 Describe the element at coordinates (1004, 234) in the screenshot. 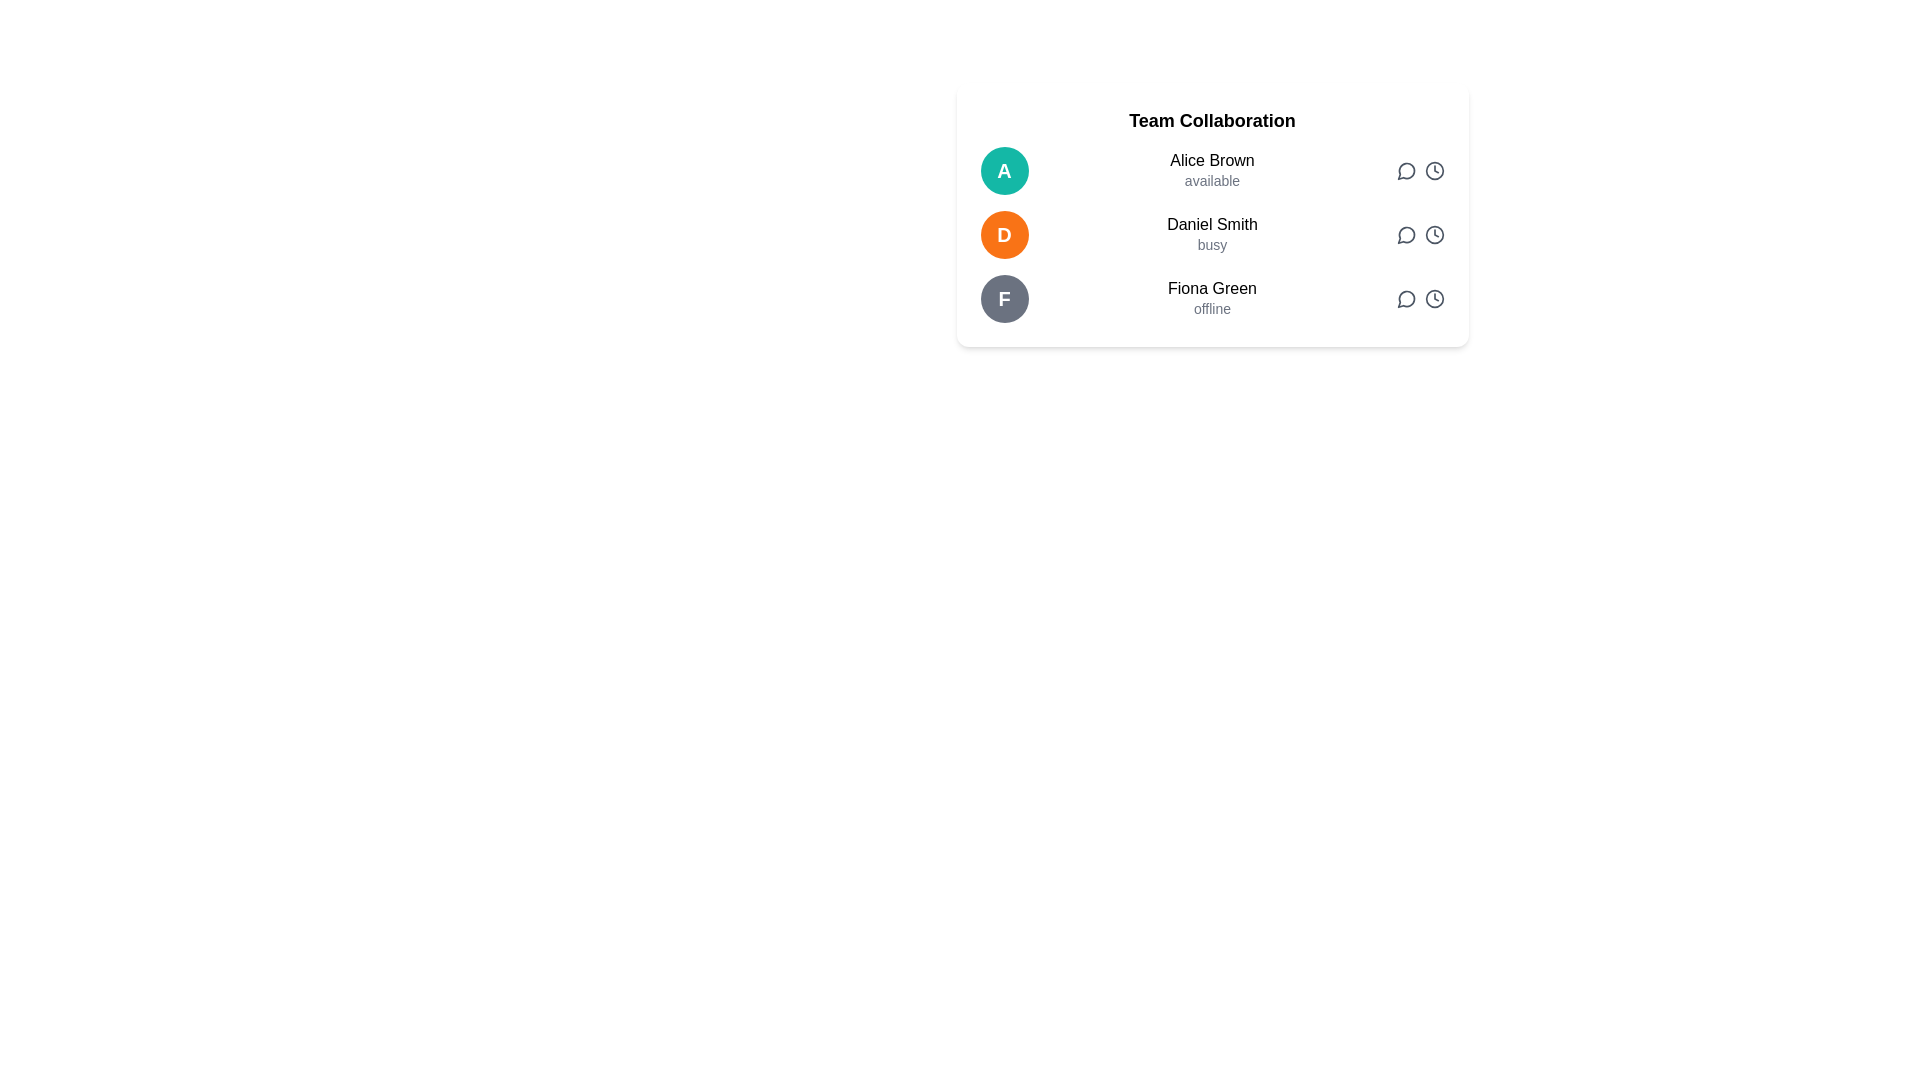

I see `the circular badge with an orange background containing a white capital 'D', located in the second row of user profiles adjacent to 'Daniel Smith' and 'busy'` at that location.